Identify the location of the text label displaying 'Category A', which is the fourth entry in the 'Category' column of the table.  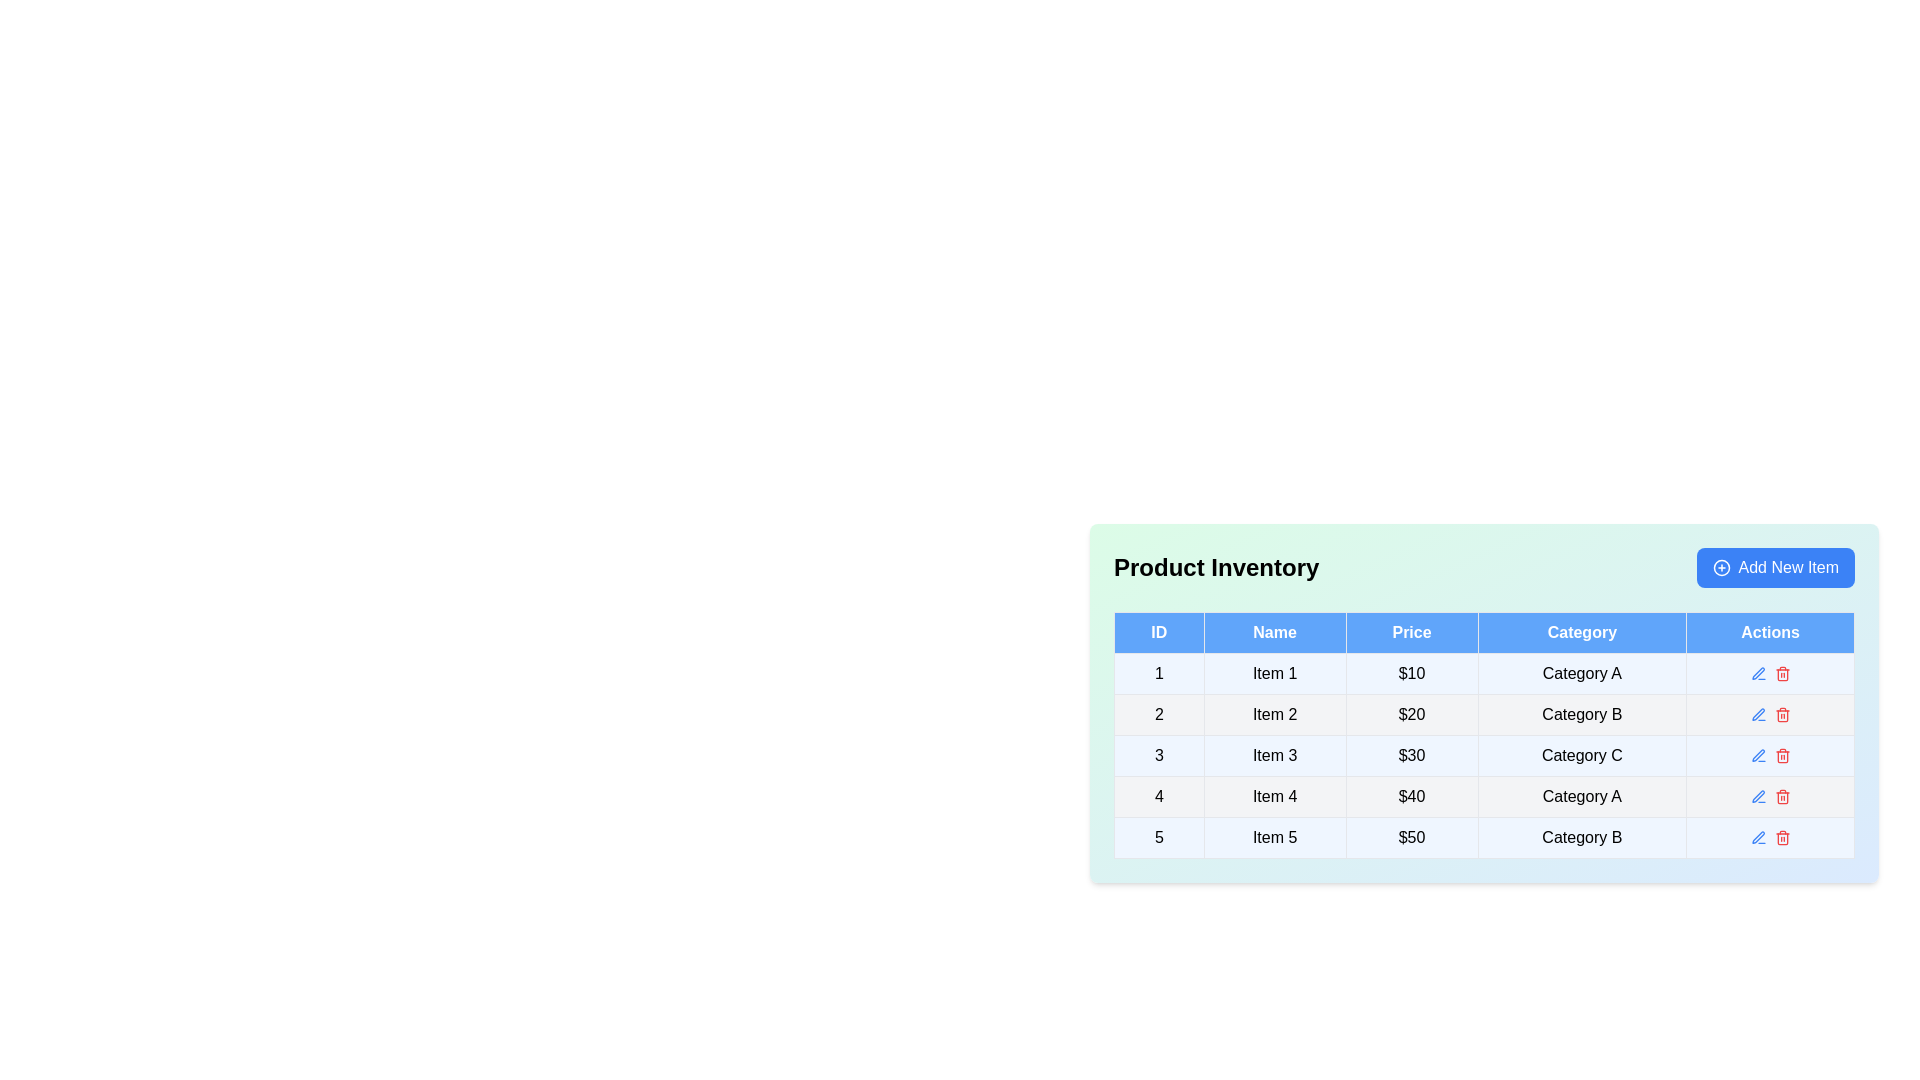
(1581, 796).